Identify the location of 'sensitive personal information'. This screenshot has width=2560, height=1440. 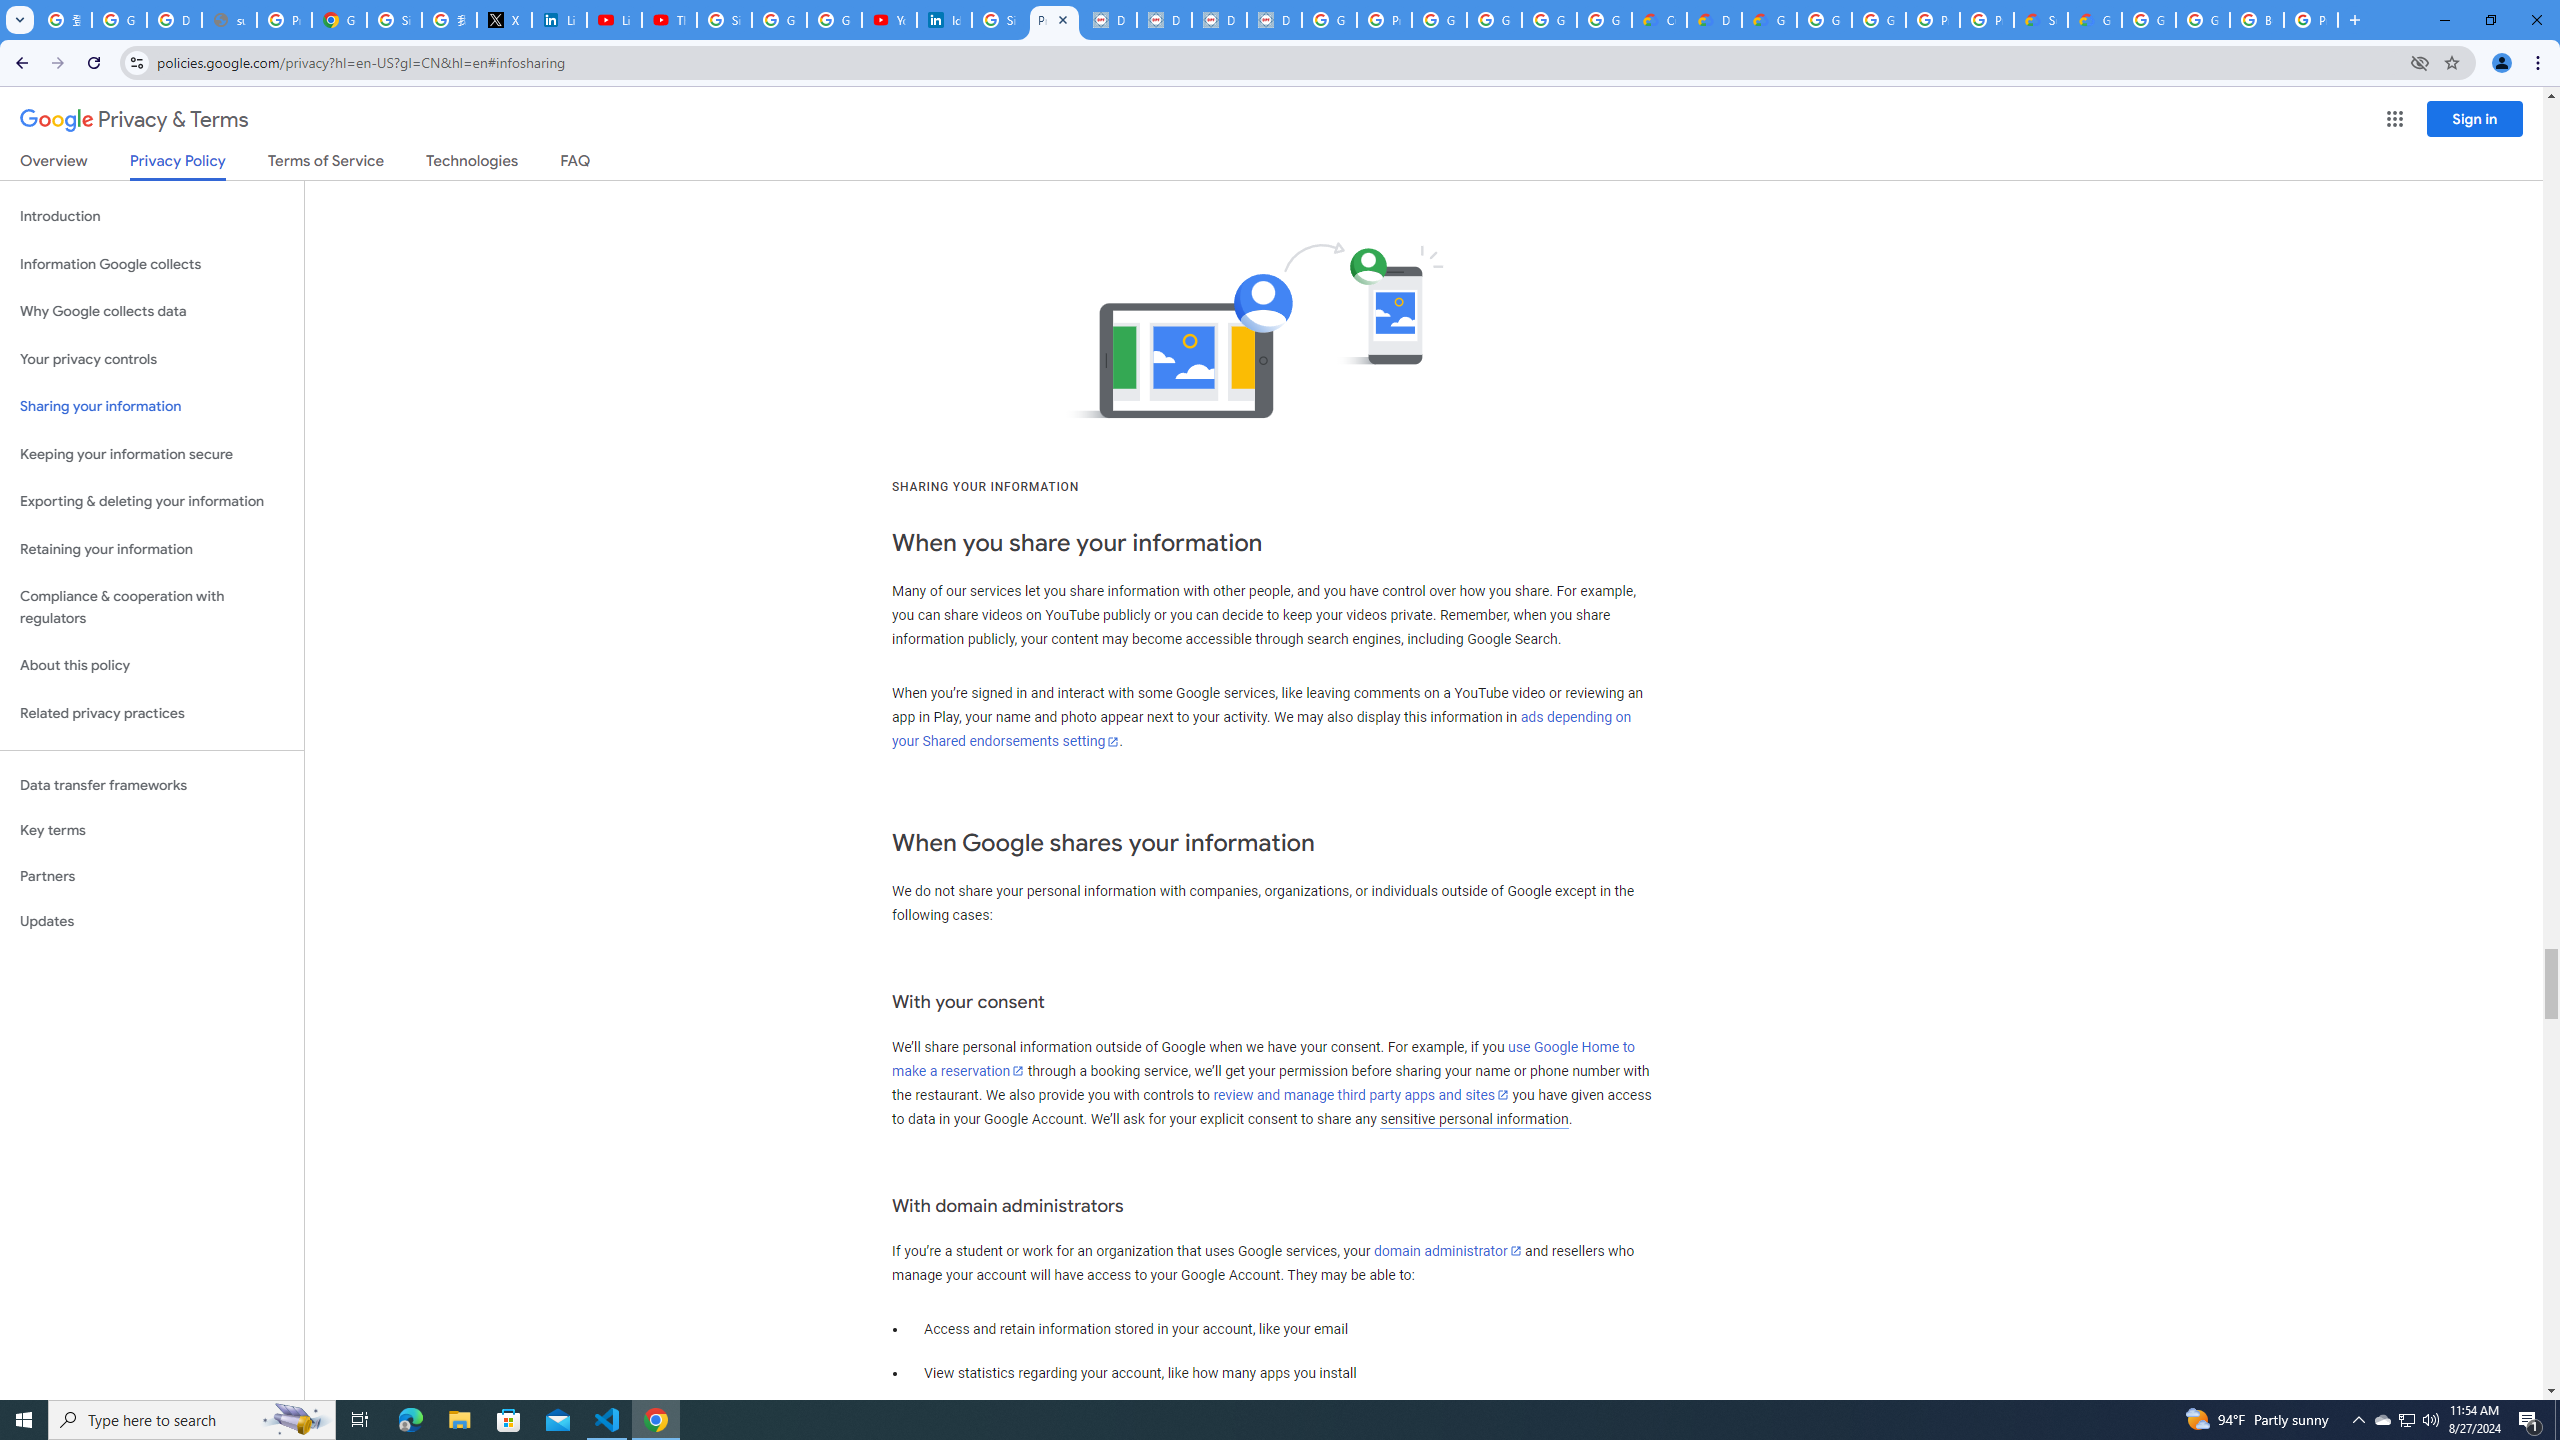
(1473, 1118).